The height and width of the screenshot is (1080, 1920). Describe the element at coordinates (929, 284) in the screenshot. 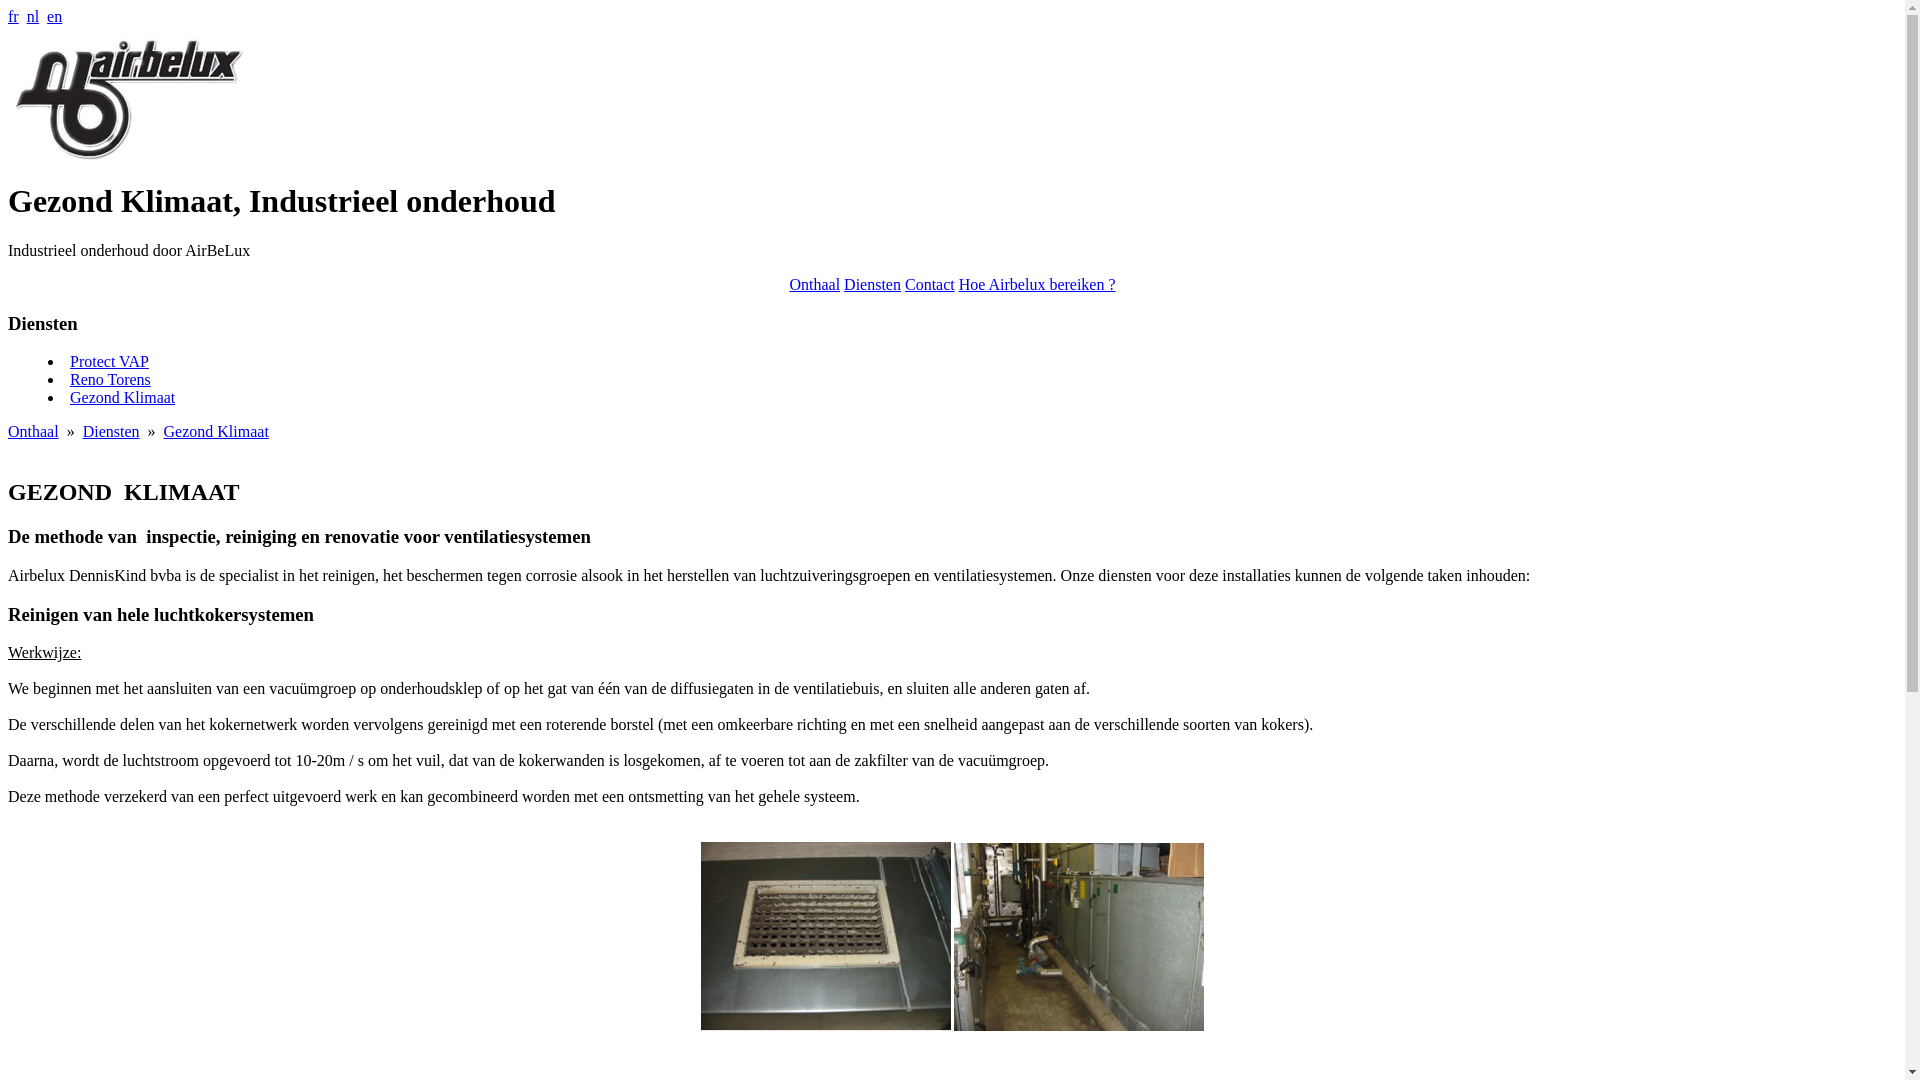

I see `'Contact'` at that location.